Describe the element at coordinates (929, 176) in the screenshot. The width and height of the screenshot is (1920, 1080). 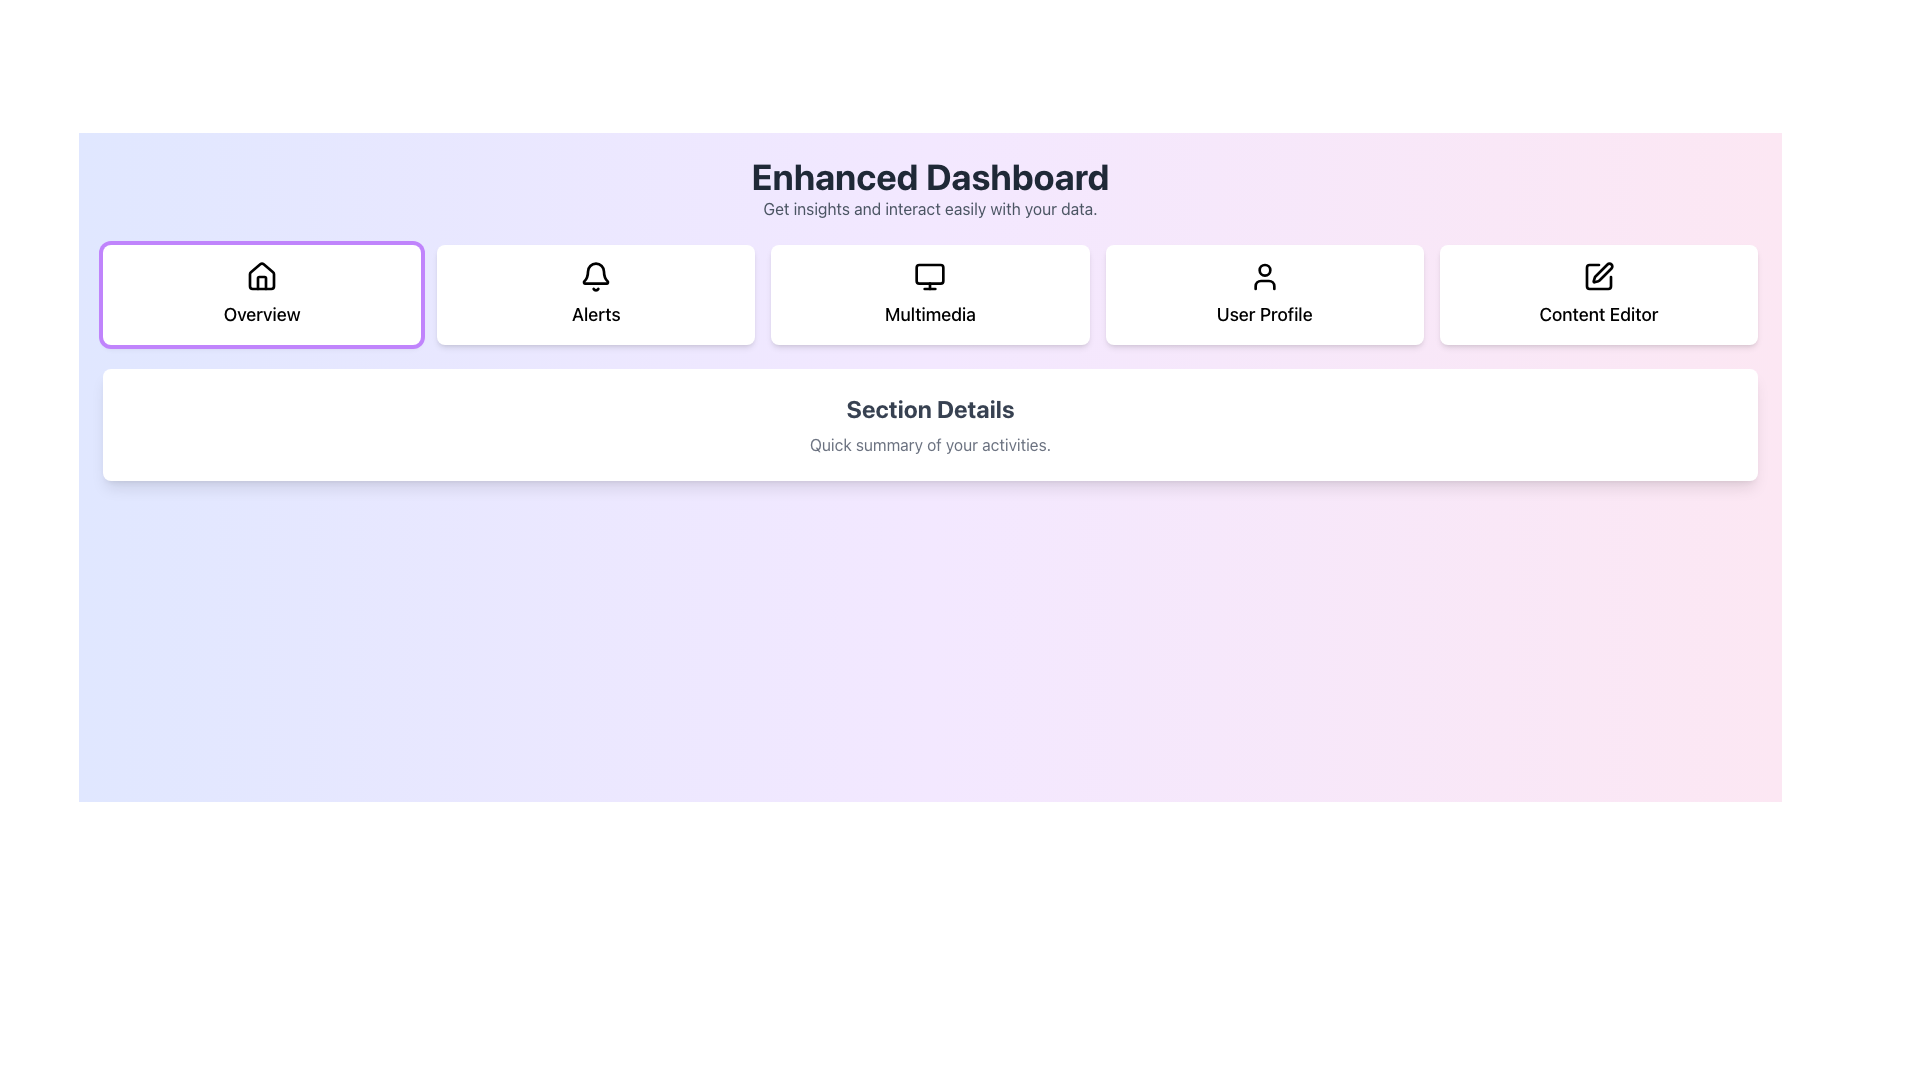
I see `the header text element displaying 'Enhanced Dashboard', which is styled in large, bold font and located at the top center of the layout` at that location.